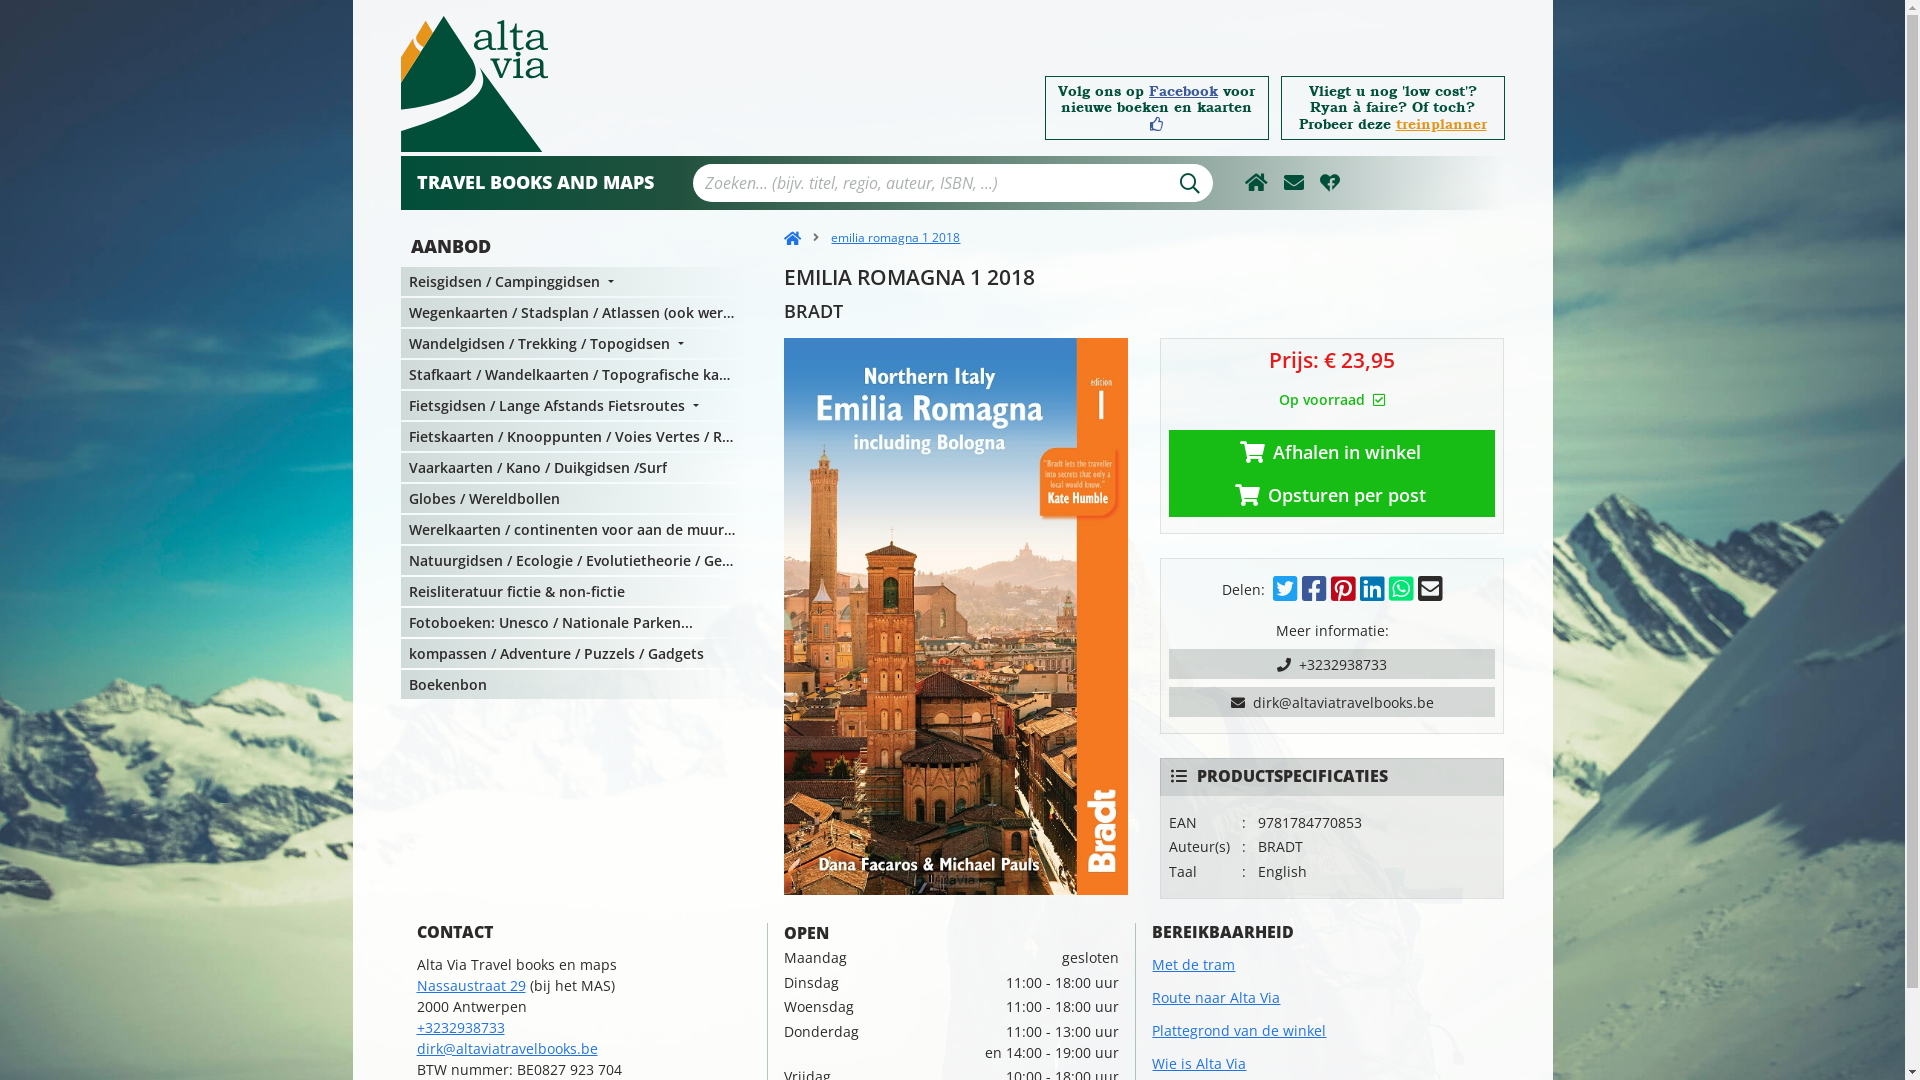  I want to click on 'Route naar Alta Via', so click(1214, 997).